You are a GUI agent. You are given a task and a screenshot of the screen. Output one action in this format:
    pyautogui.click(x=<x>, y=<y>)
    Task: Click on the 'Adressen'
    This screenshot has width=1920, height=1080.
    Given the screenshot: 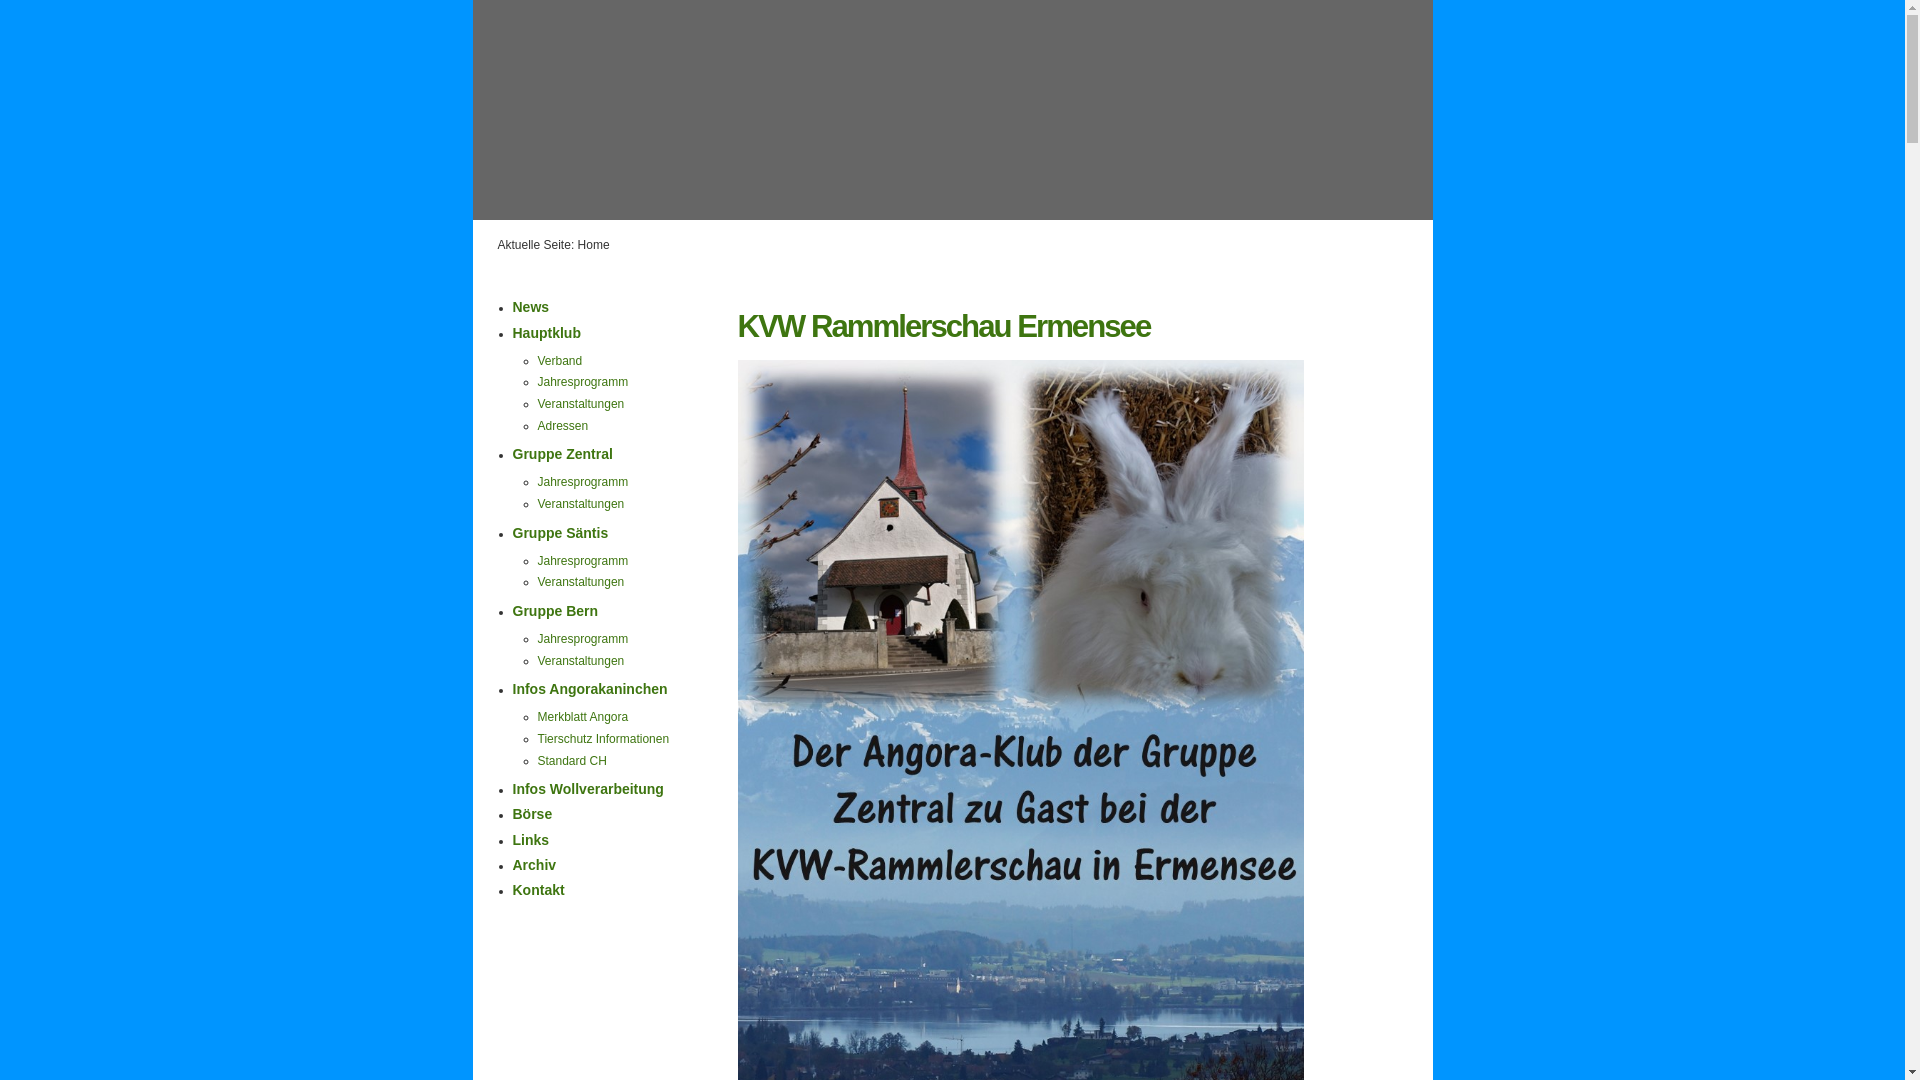 What is the action you would take?
    pyautogui.click(x=537, y=424)
    